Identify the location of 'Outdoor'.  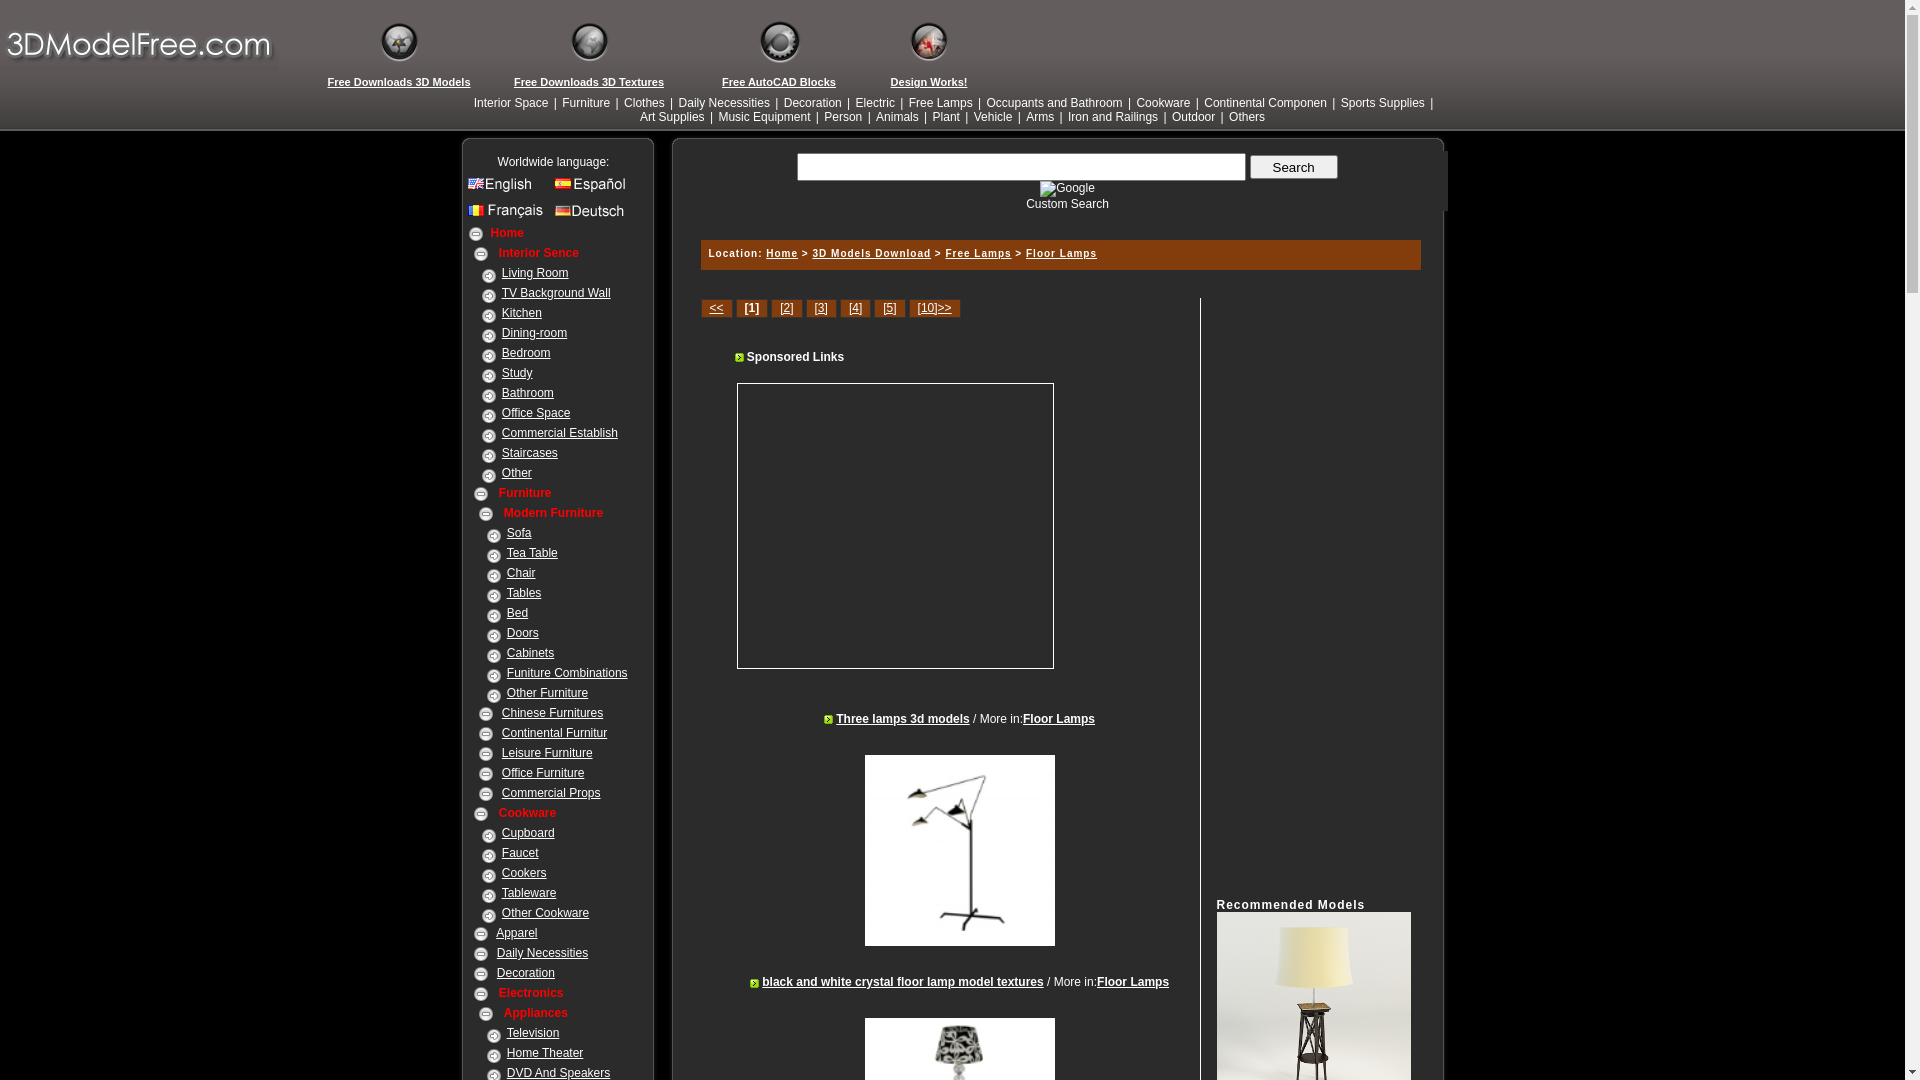
(1193, 116).